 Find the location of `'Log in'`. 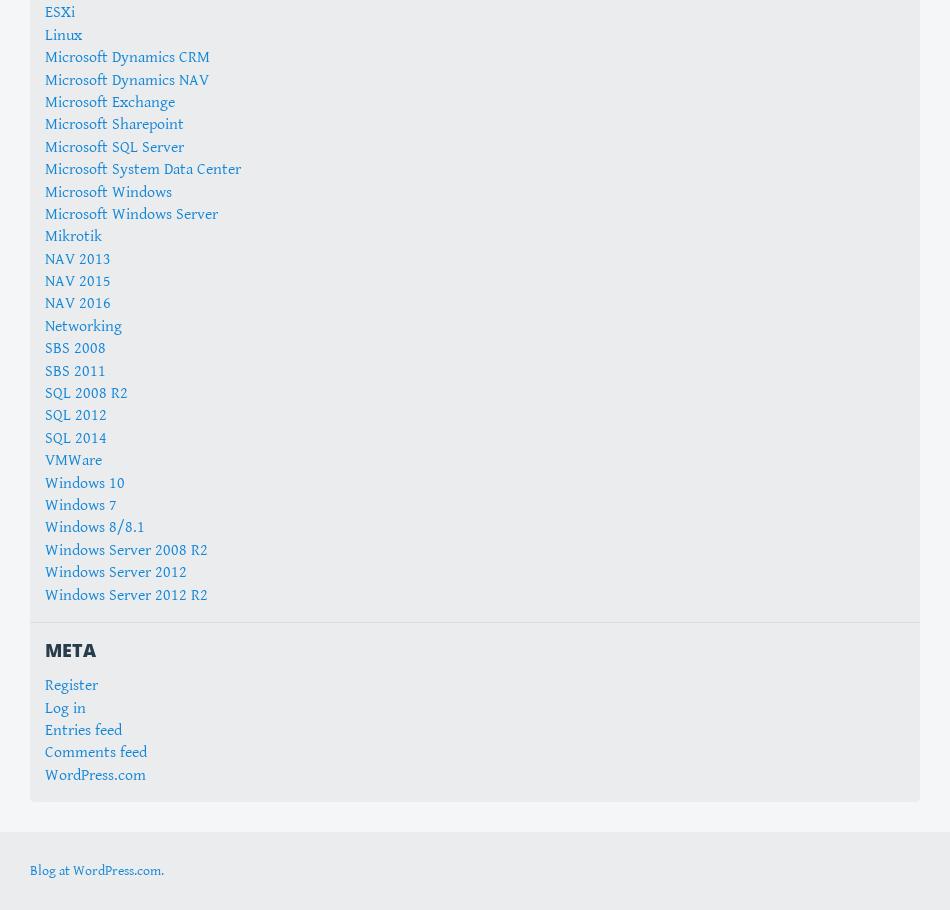

'Log in' is located at coordinates (45, 707).